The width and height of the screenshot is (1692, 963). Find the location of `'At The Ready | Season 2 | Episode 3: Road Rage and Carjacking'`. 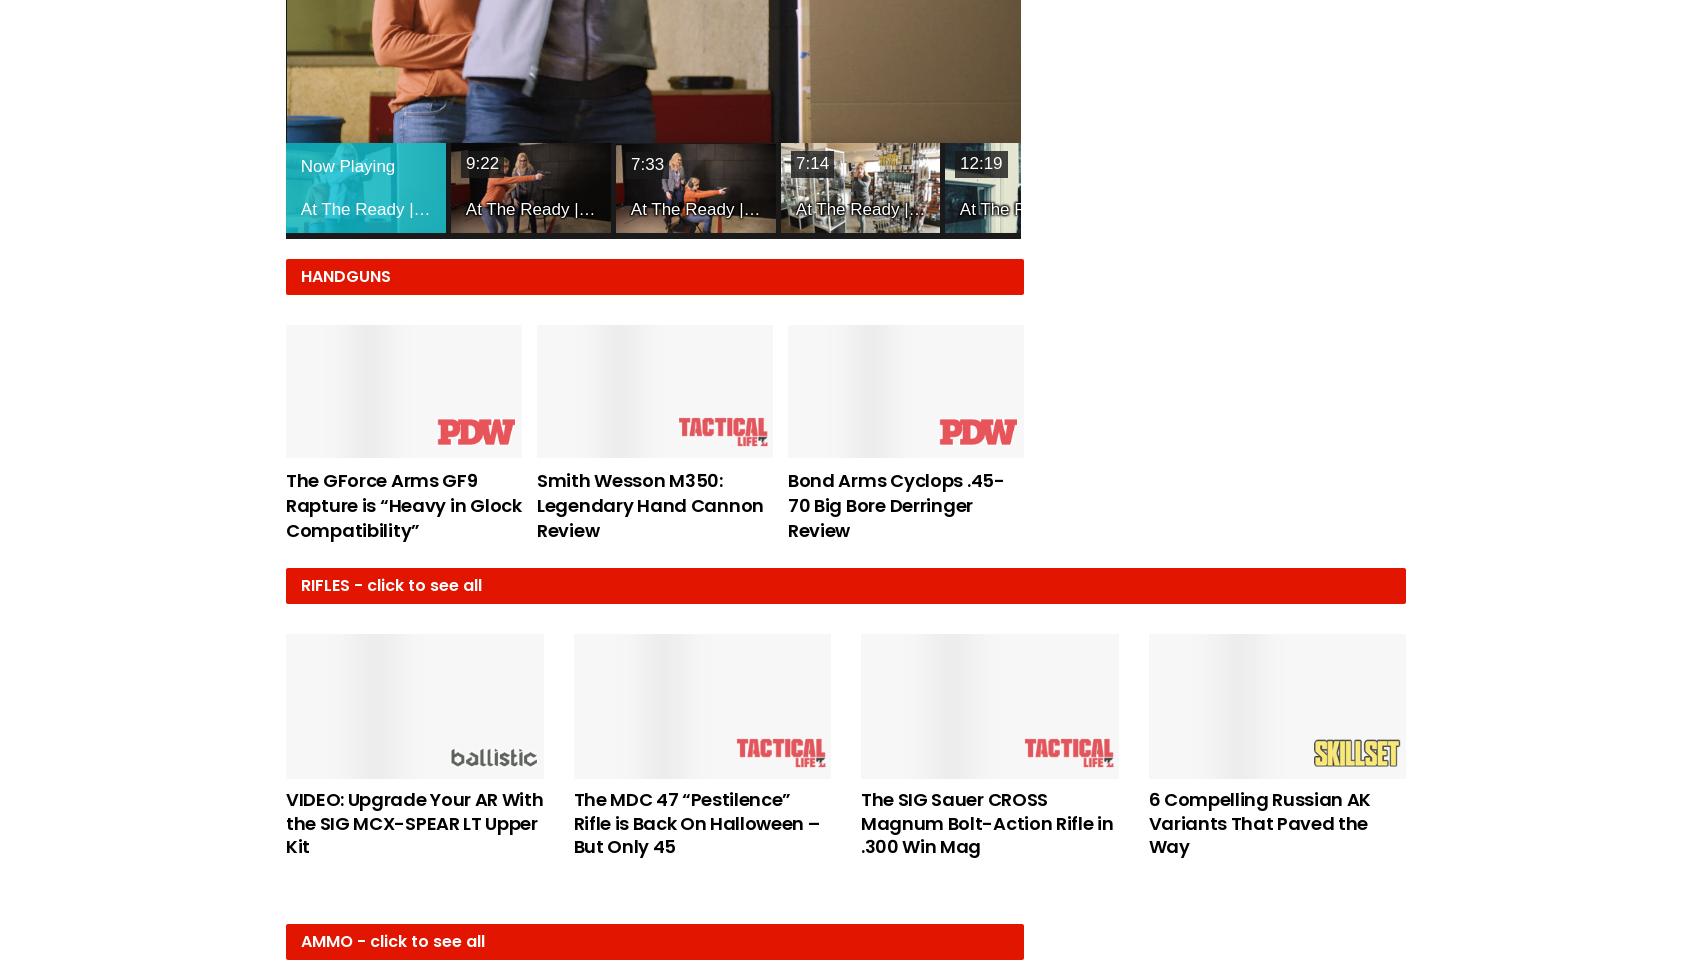

'At The Ready | Season 2 | Episode 3: Road Rage and Carjacking' is located at coordinates (875, 207).